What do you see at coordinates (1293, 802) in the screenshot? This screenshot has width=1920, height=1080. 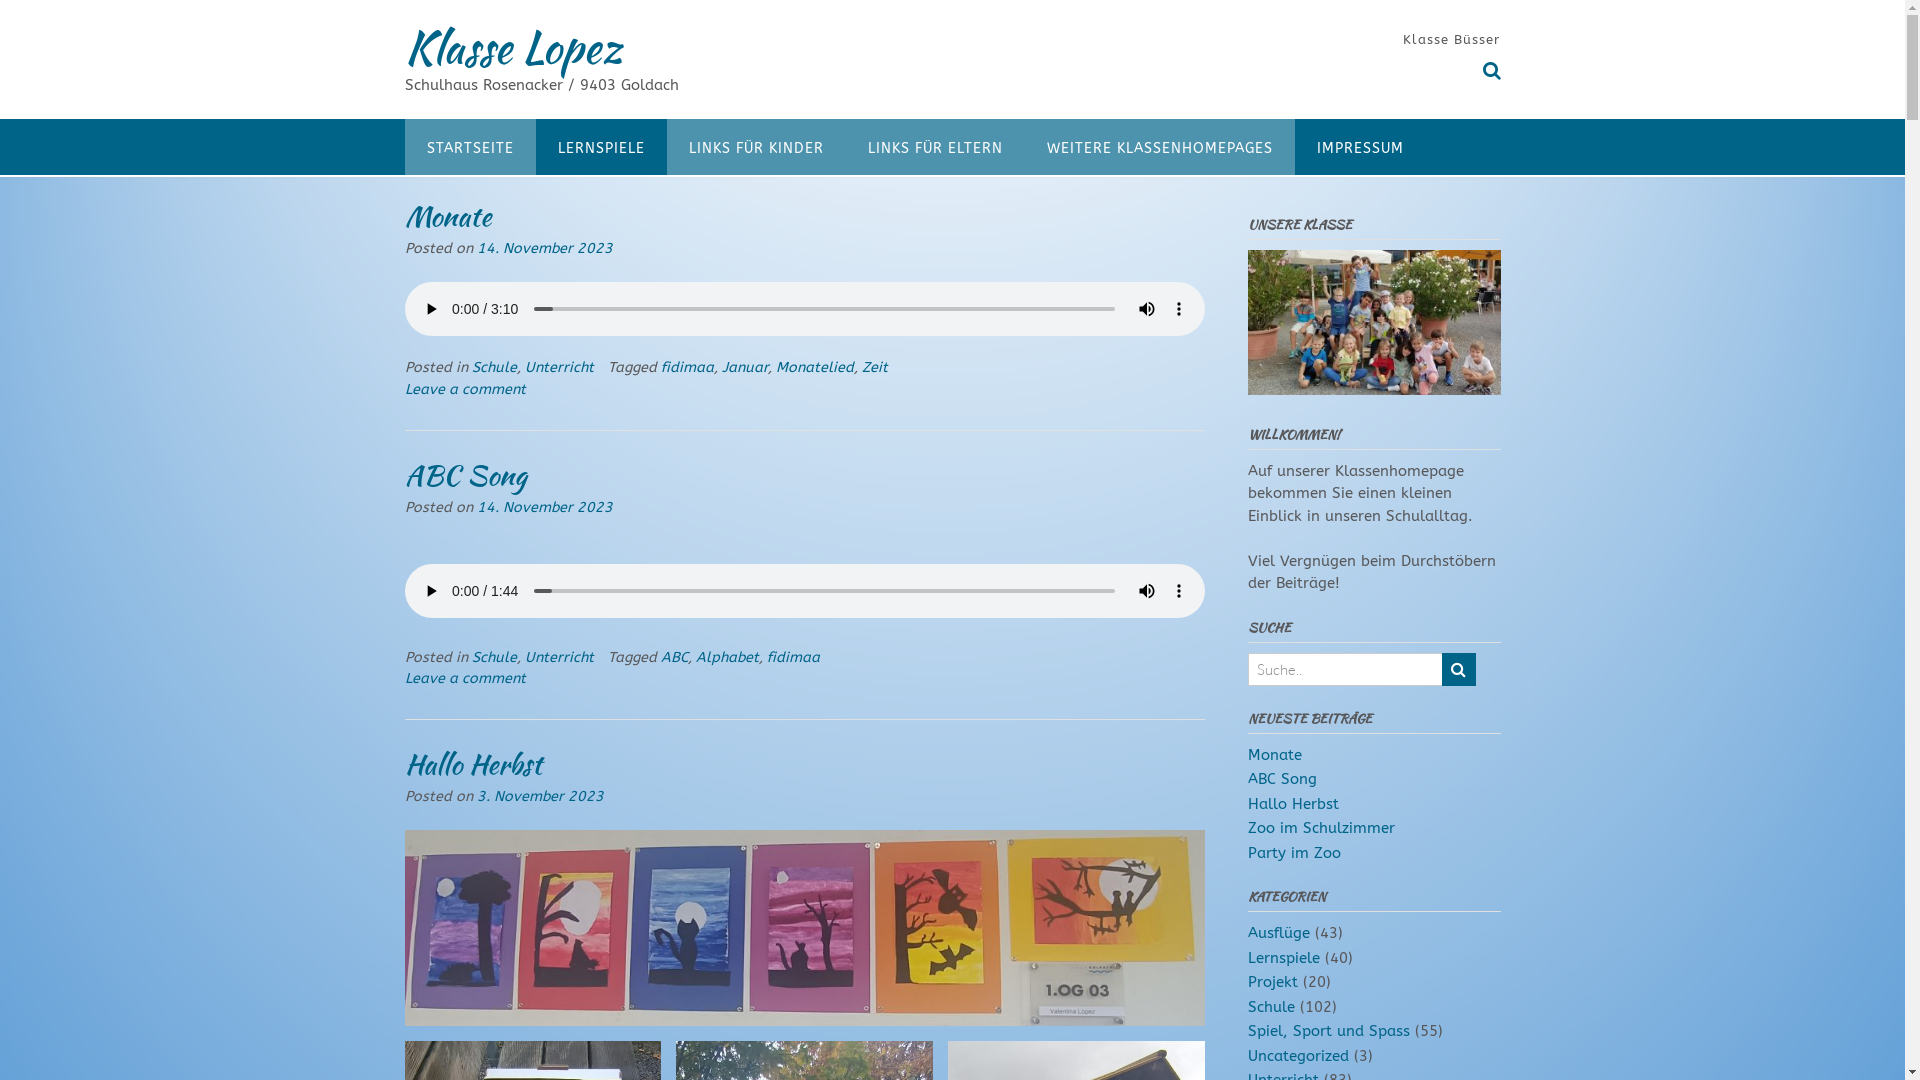 I see `'Hallo Herbst'` at bounding box center [1293, 802].